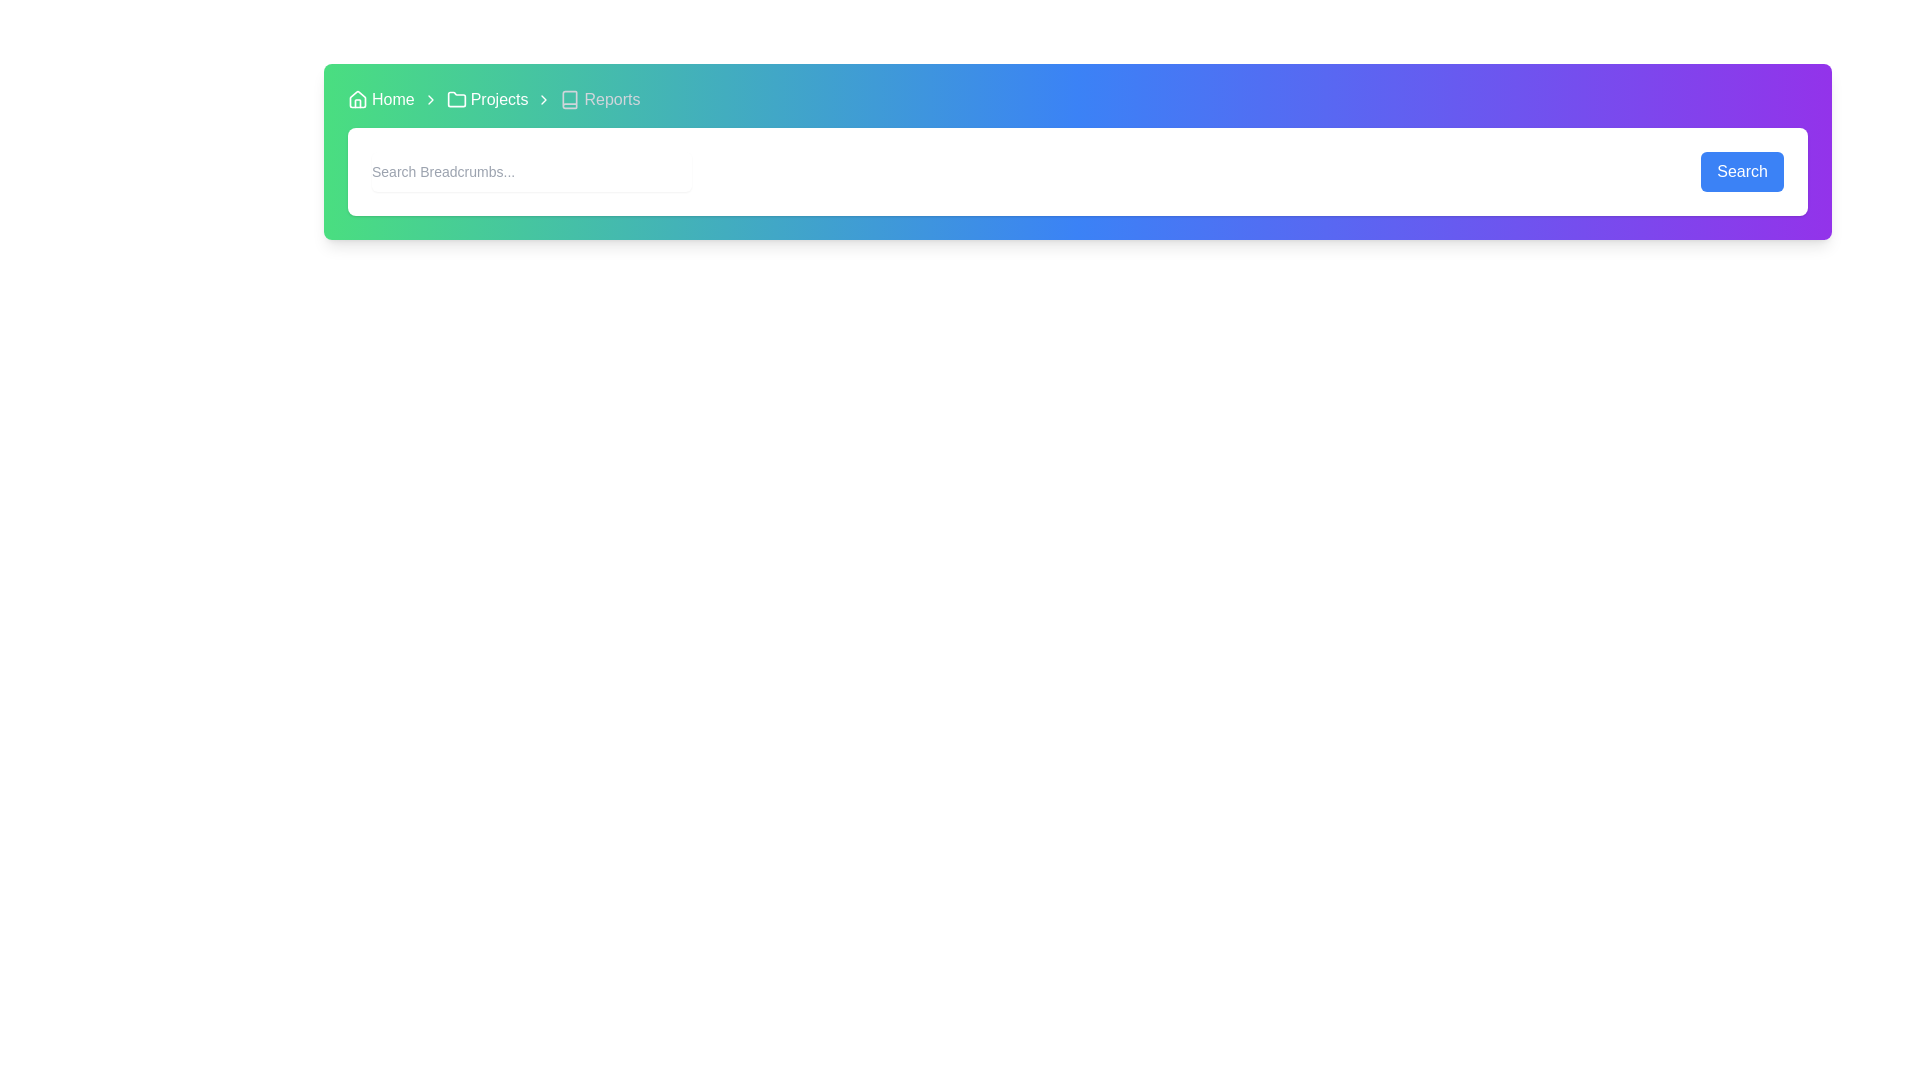 The height and width of the screenshot is (1080, 1920). I want to click on the 'Projects' breadcrumb navigation link with a folder icon, which is styled with a white color transitioning to yellow upon hover, located in the navigation bar between 'Home' and 'Reports', so click(487, 100).